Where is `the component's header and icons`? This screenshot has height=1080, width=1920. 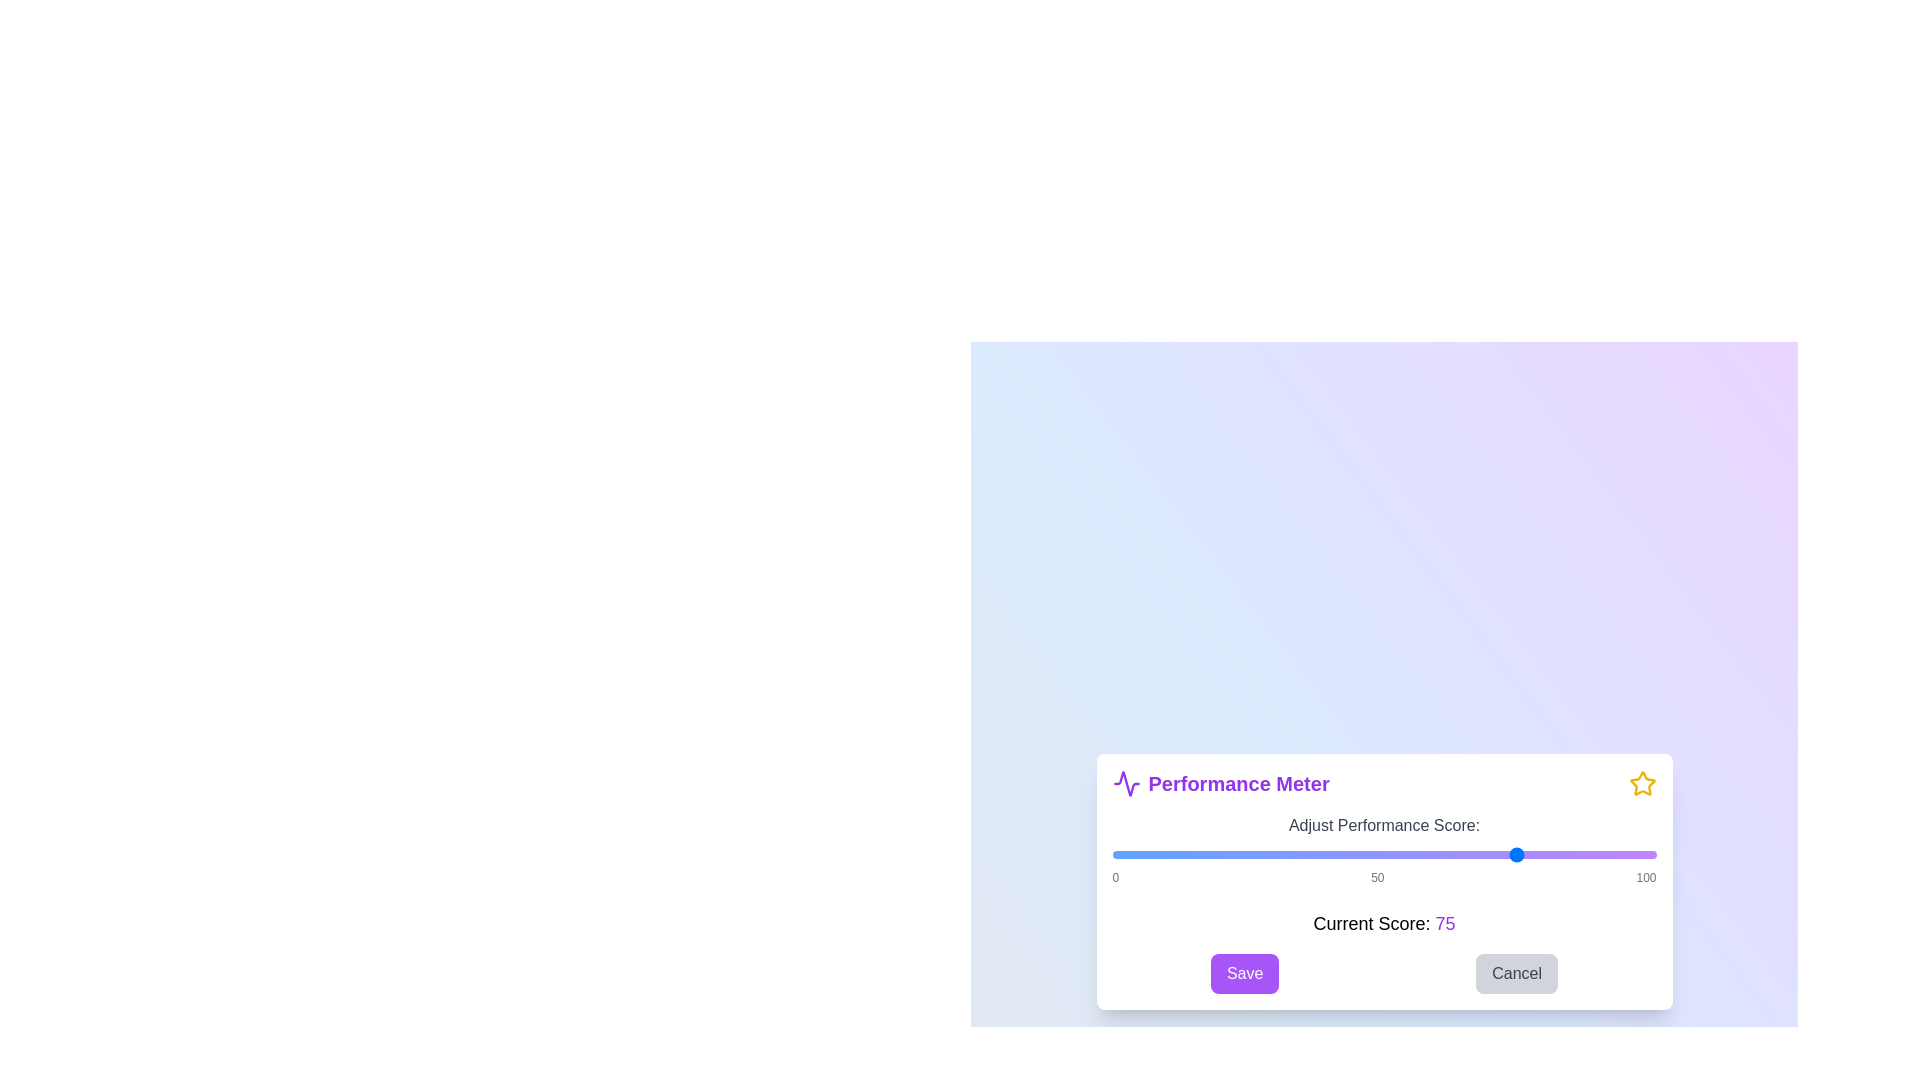 the component's header and icons is located at coordinates (1383, 782).